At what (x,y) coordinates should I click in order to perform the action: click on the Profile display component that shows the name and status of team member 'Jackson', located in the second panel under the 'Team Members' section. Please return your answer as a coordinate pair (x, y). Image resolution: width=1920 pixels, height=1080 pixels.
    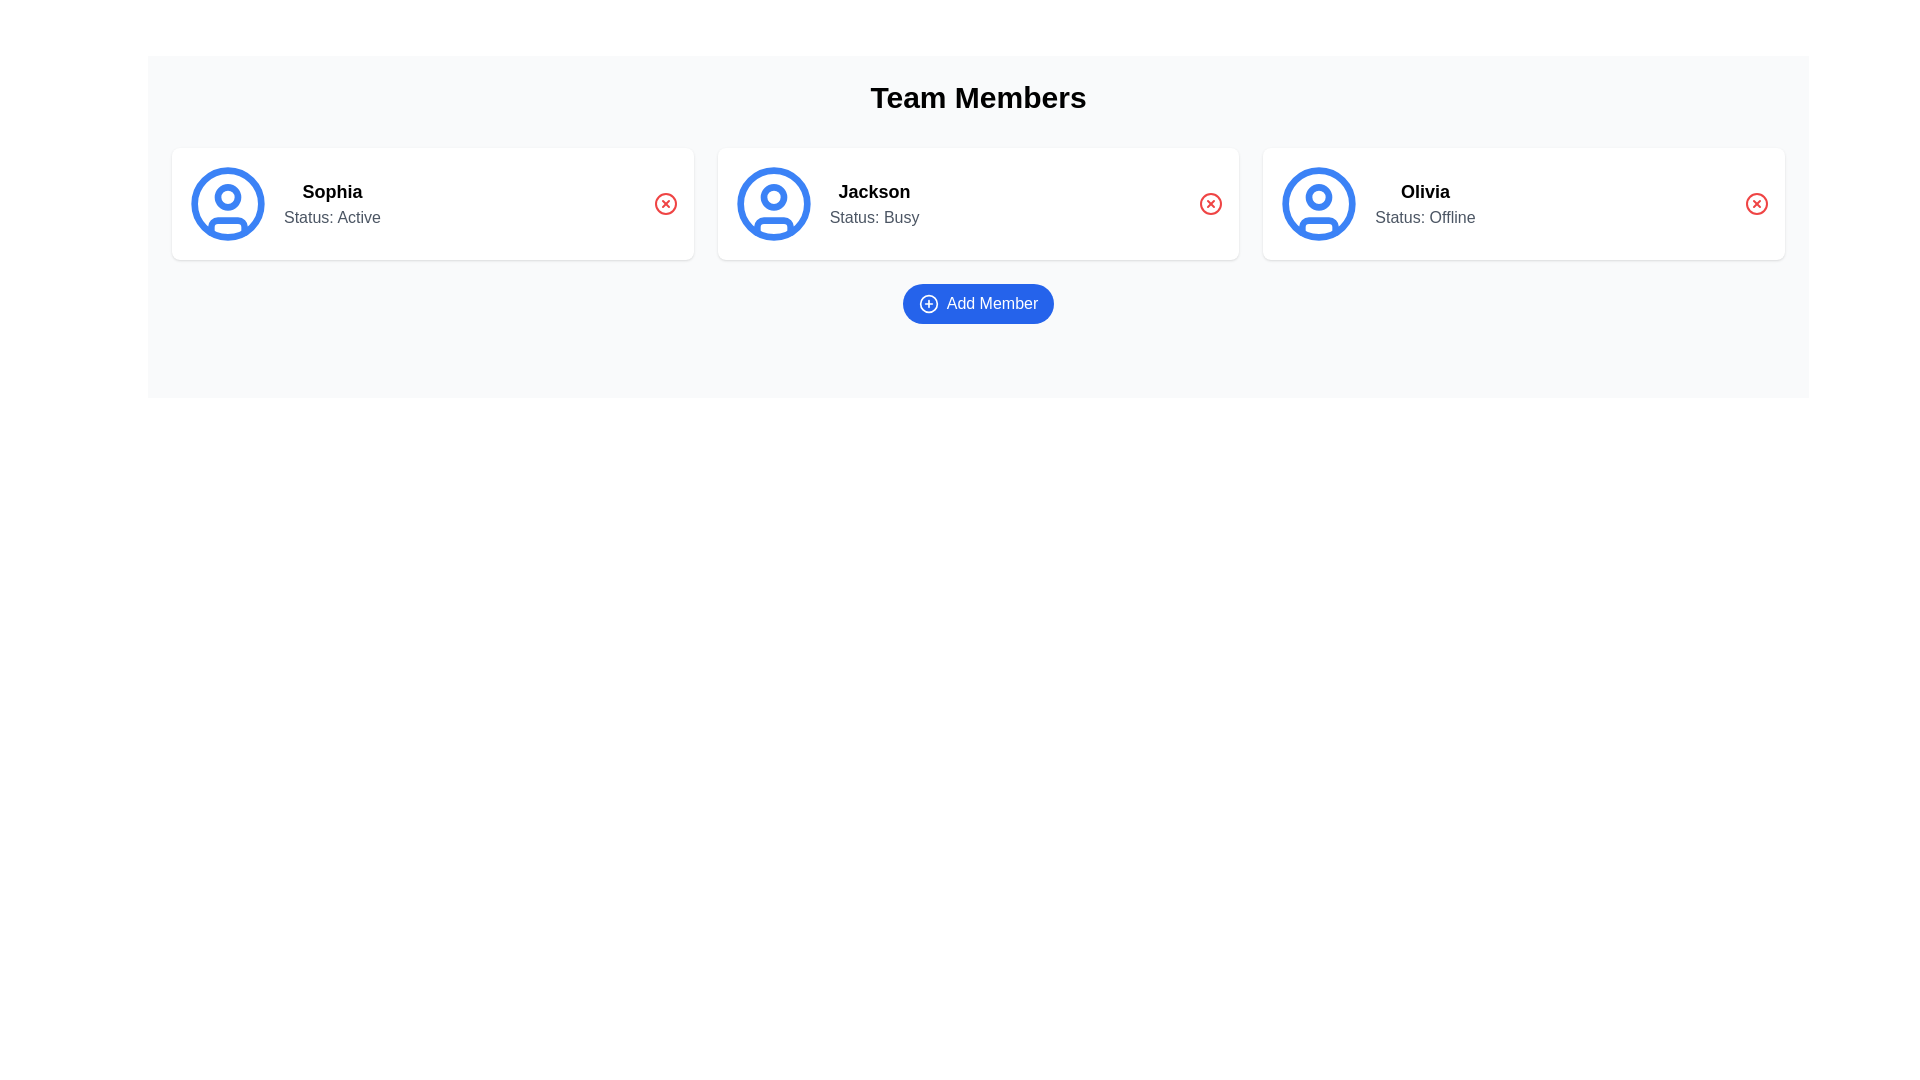
    Looking at the image, I should click on (826, 204).